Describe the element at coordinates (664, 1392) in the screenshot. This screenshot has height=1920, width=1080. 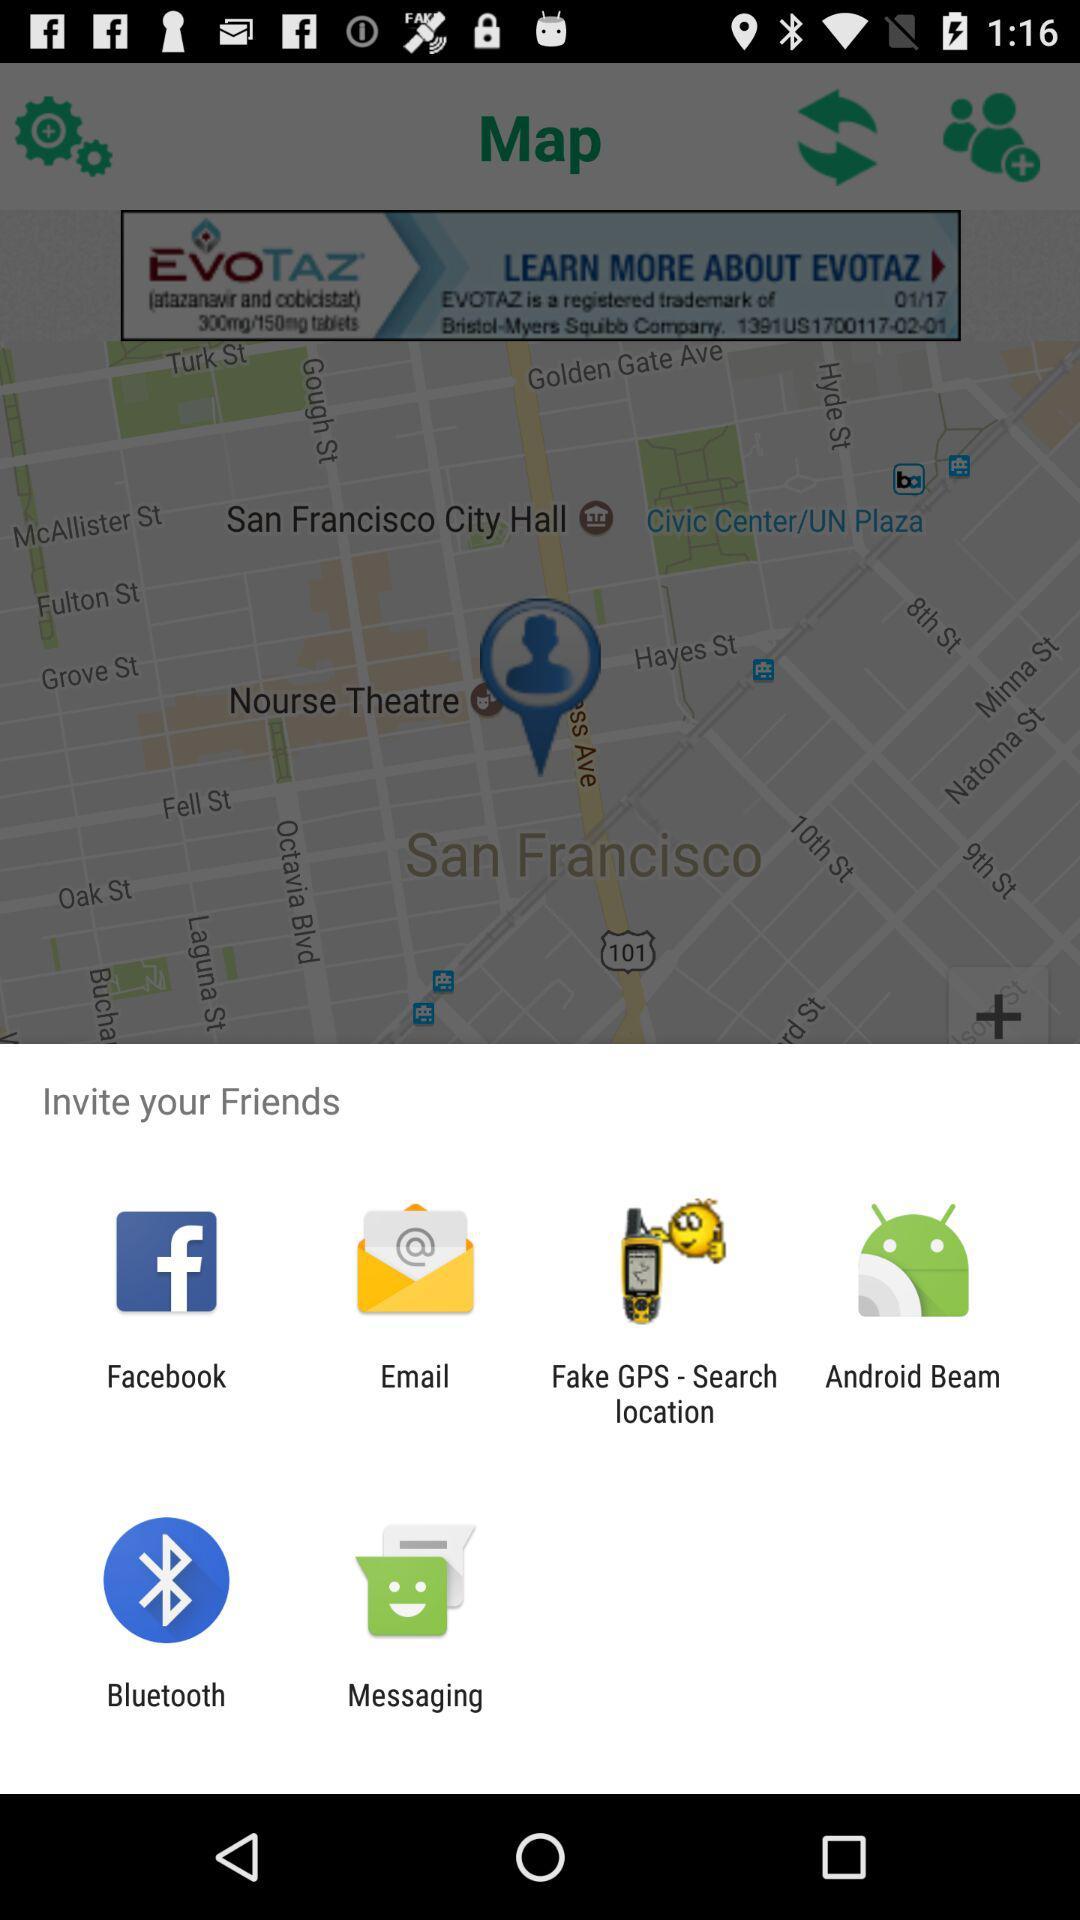
I see `icon next to android beam app` at that location.